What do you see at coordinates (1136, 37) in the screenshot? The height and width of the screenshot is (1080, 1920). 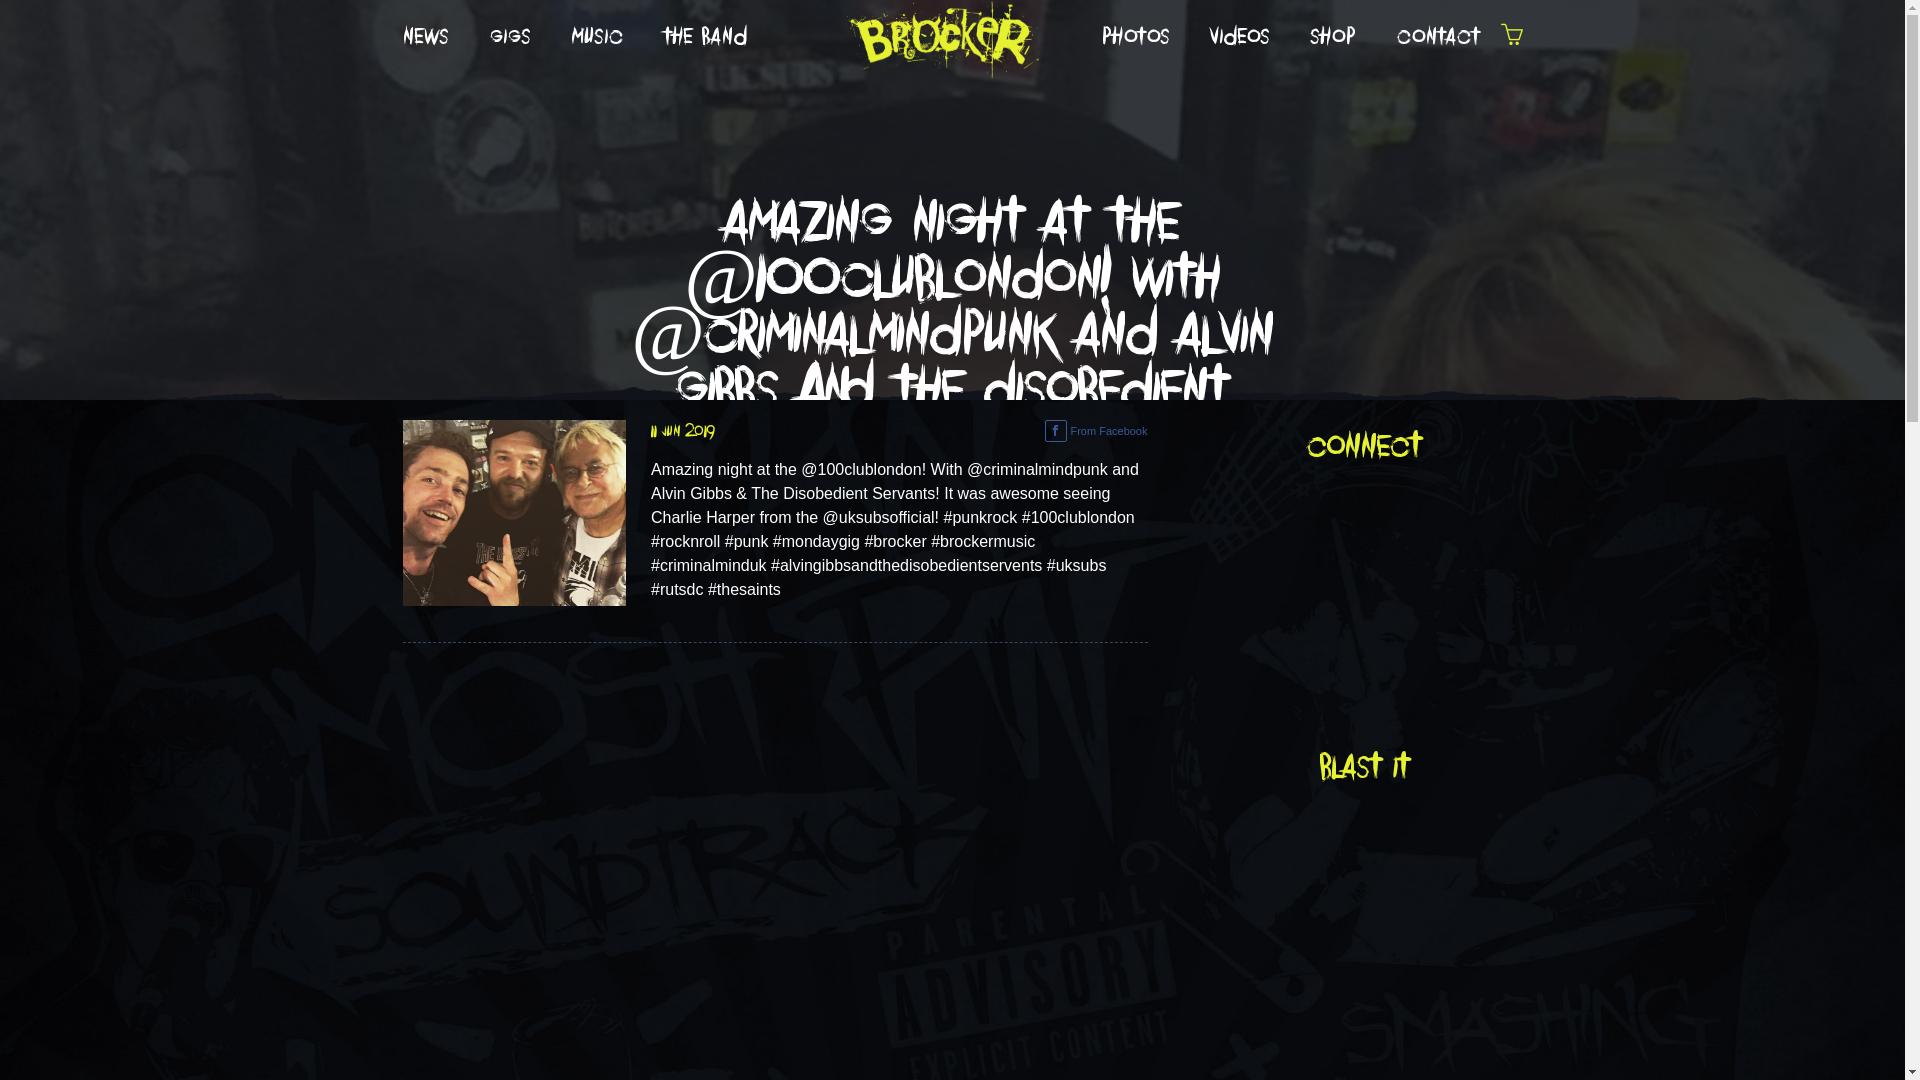 I see `'photos'` at bounding box center [1136, 37].